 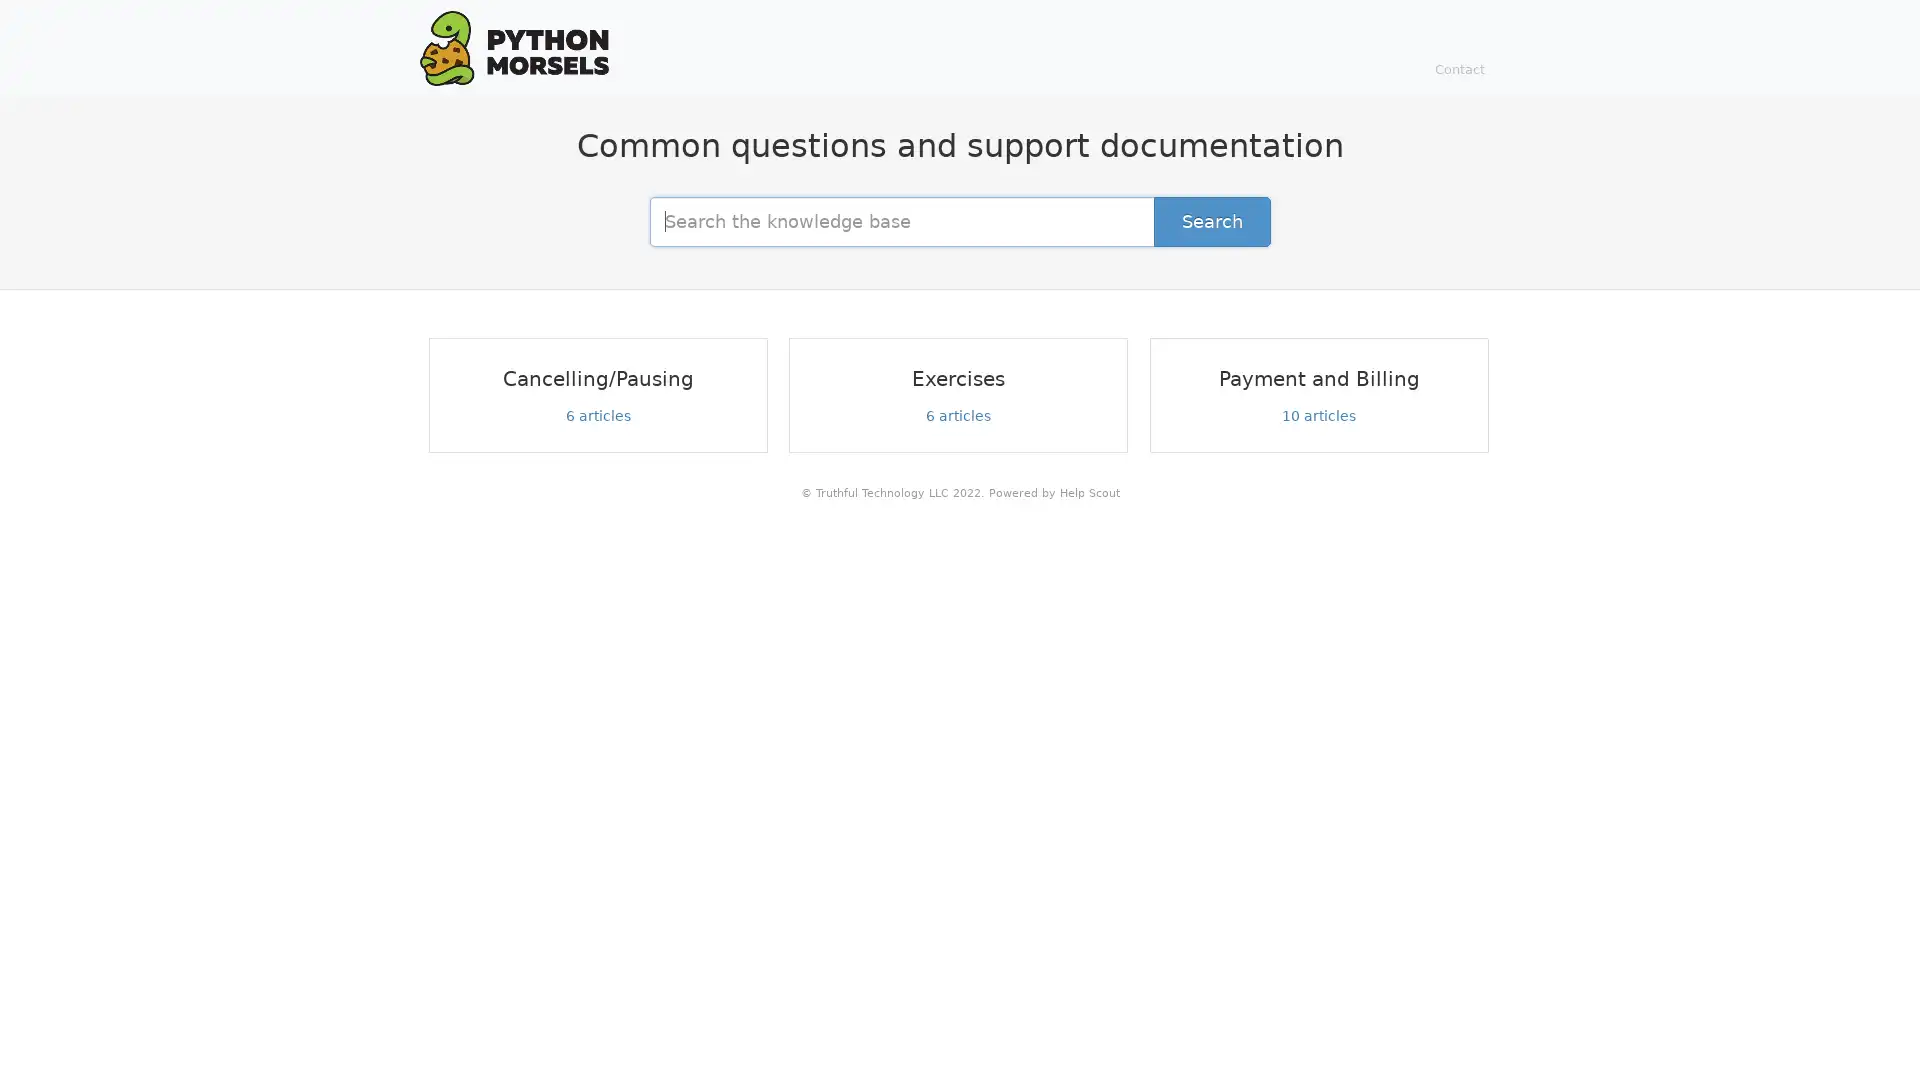 What do you see at coordinates (1211, 220) in the screenshot?
I see `Search` at bounding box center [1211, 220].